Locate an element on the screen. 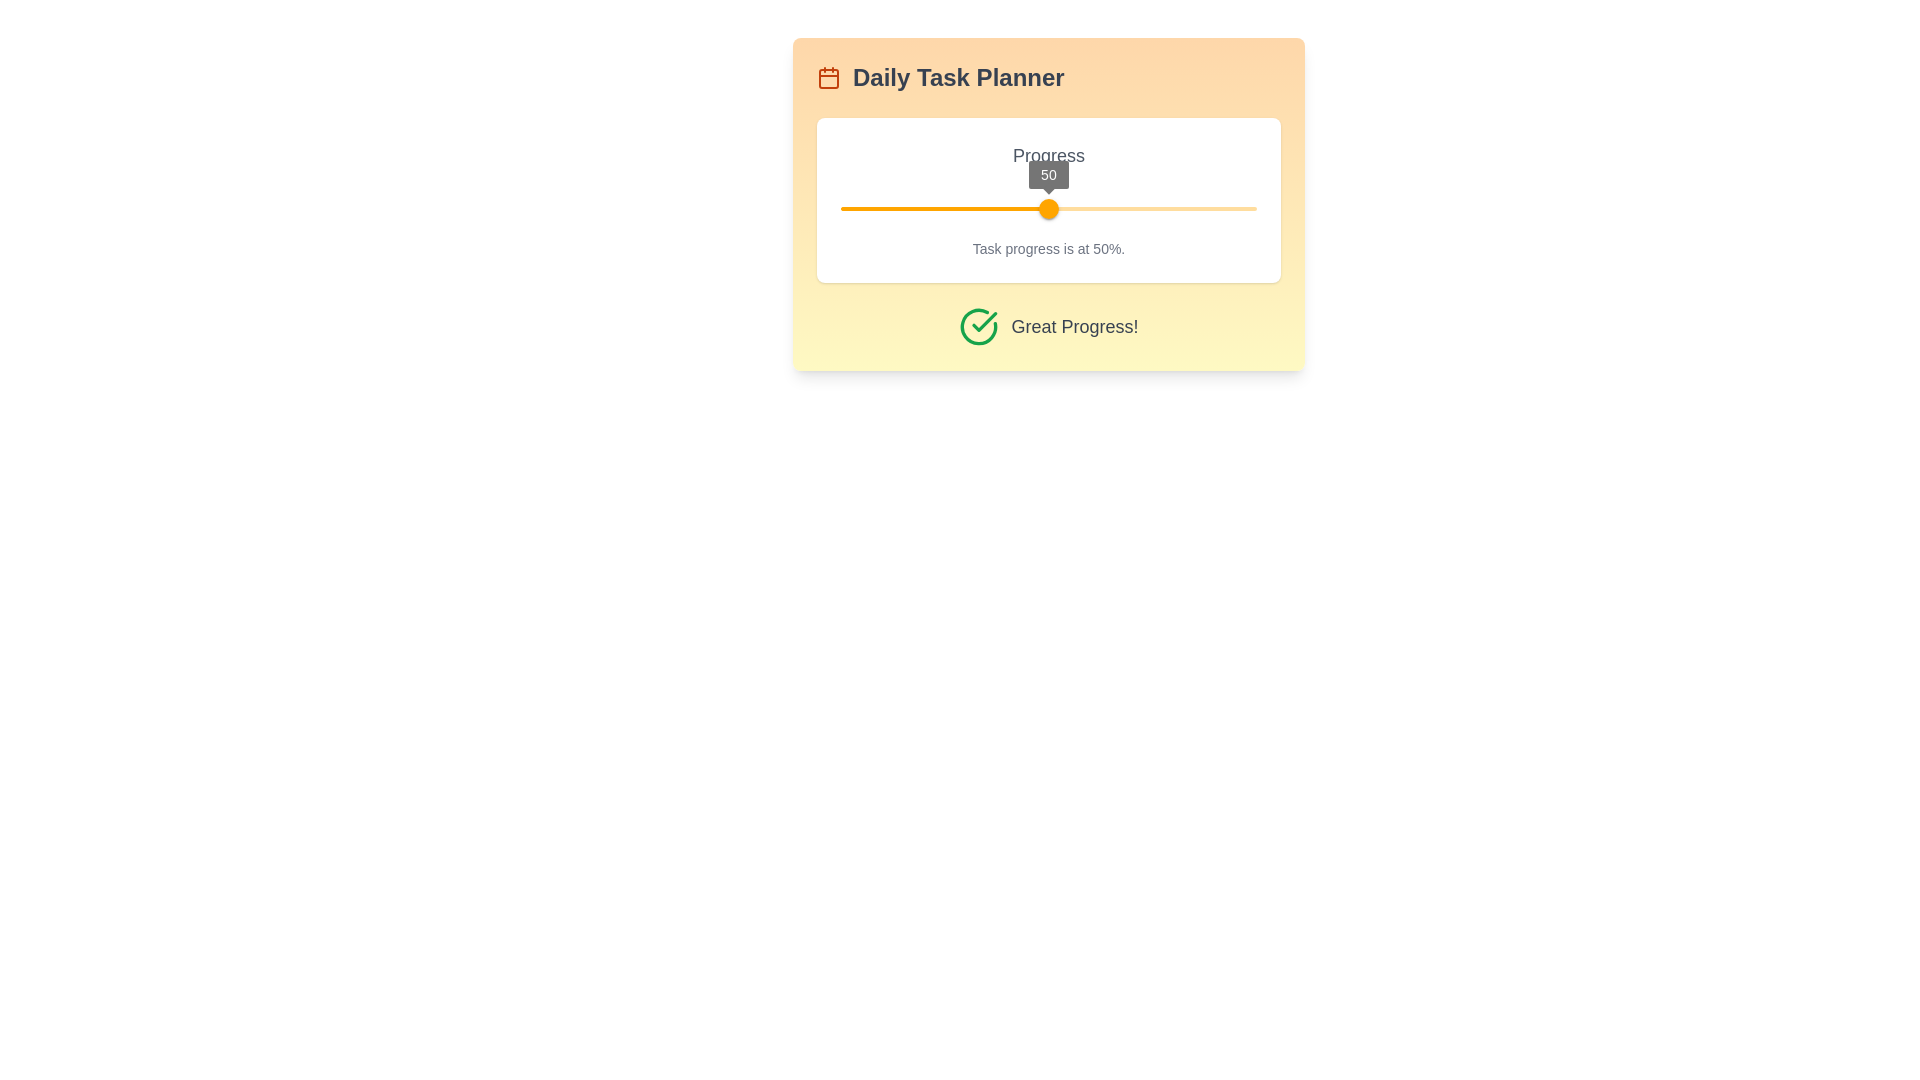  the informative text element that shows 'Great Progress!' with a green check mark icon, located at the bottom of the 'Daily Task Planner' card section is located at coordinates (1048, 326).